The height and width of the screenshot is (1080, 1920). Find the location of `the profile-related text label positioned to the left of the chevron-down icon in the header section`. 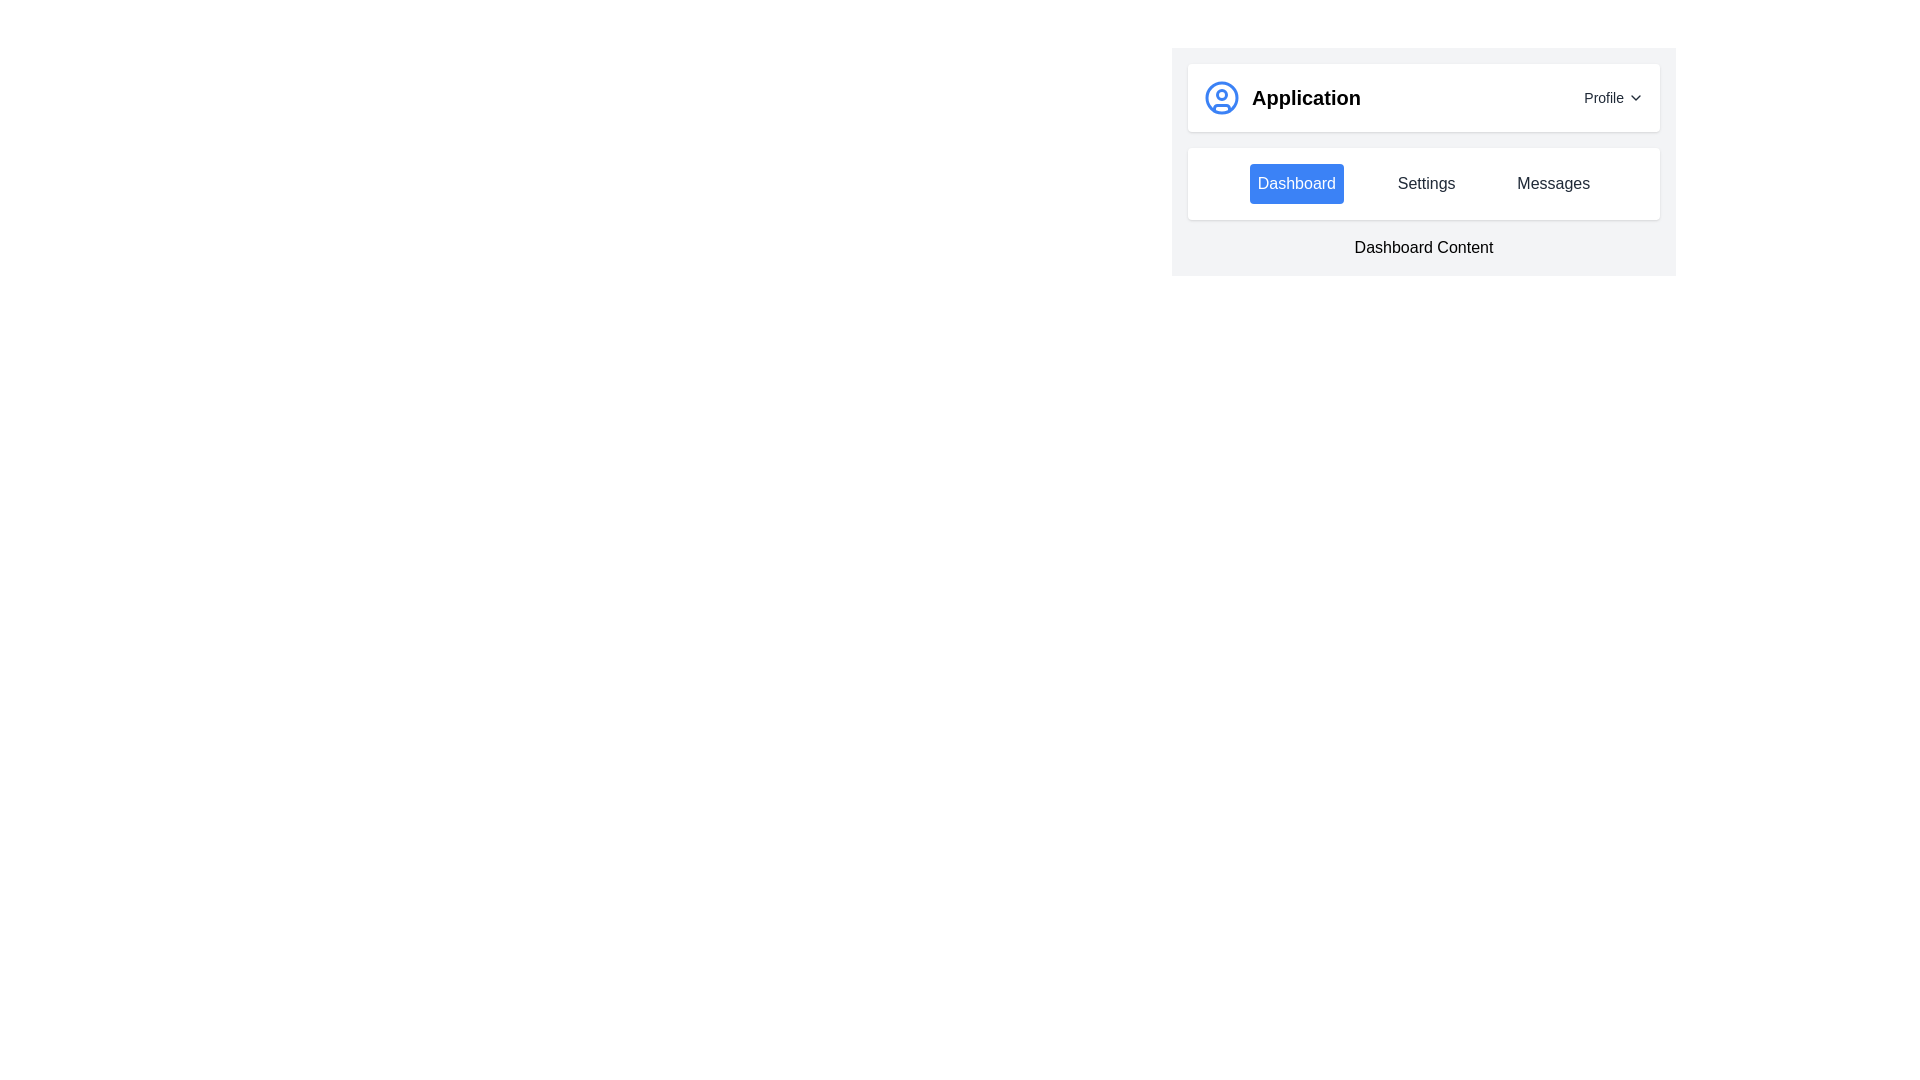

the profile-related text label positioned to the left of the chevron-down icon in the header section is located at coordinates (1604, 97).